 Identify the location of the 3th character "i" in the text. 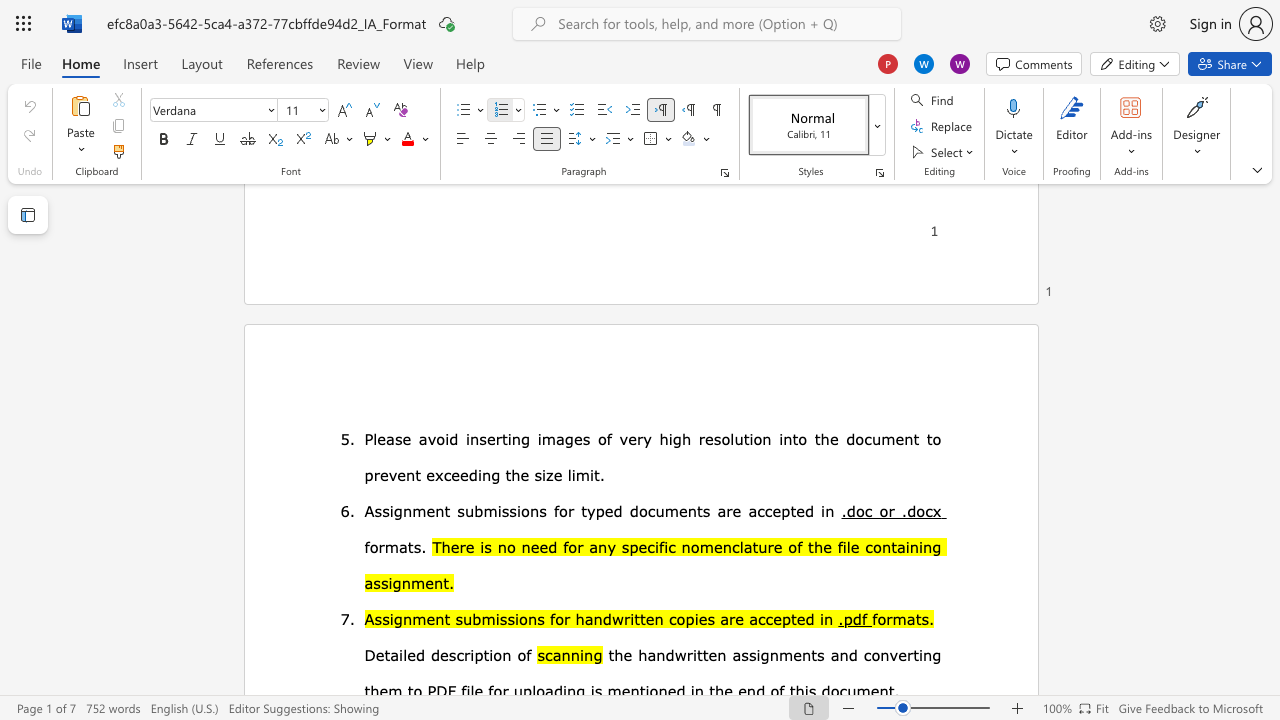
(591, 474).